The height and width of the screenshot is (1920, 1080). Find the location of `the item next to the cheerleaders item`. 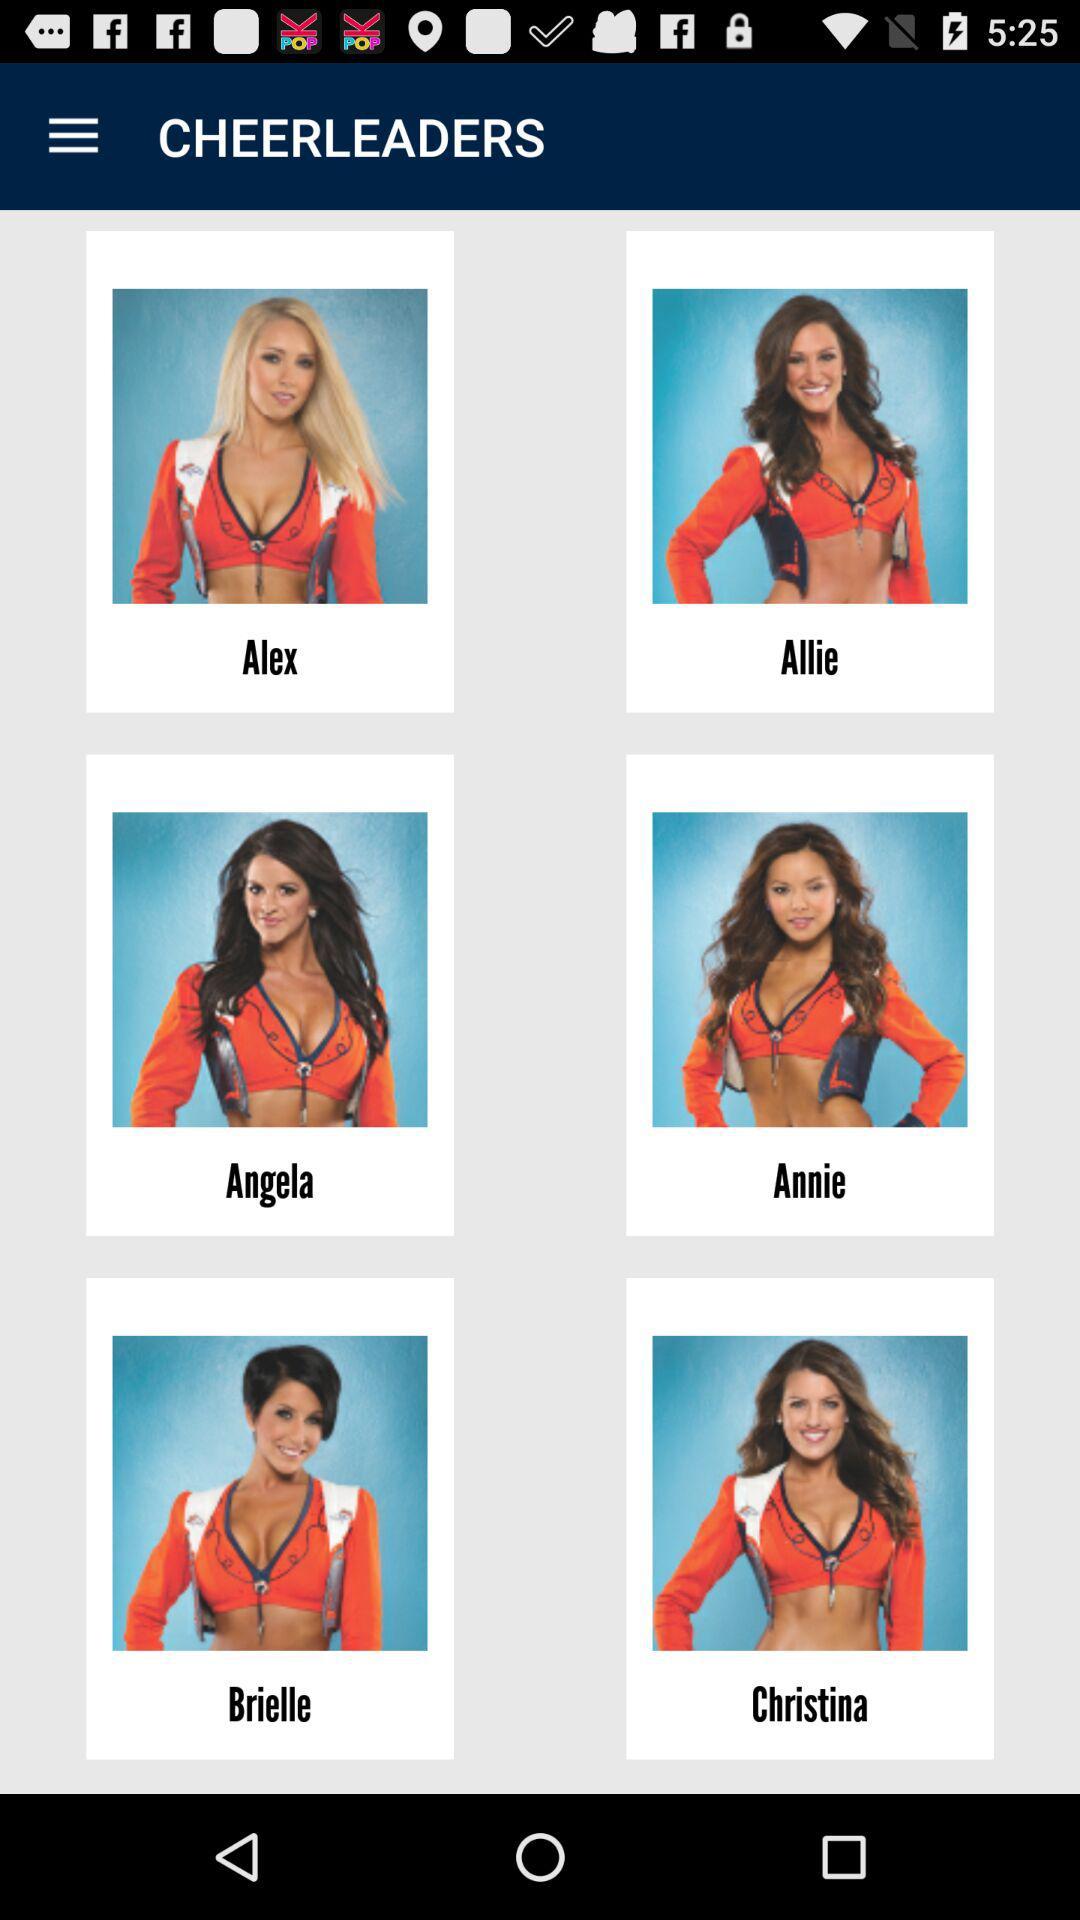

the item next to the cheerleaders item is located at coordinates (72, 135).